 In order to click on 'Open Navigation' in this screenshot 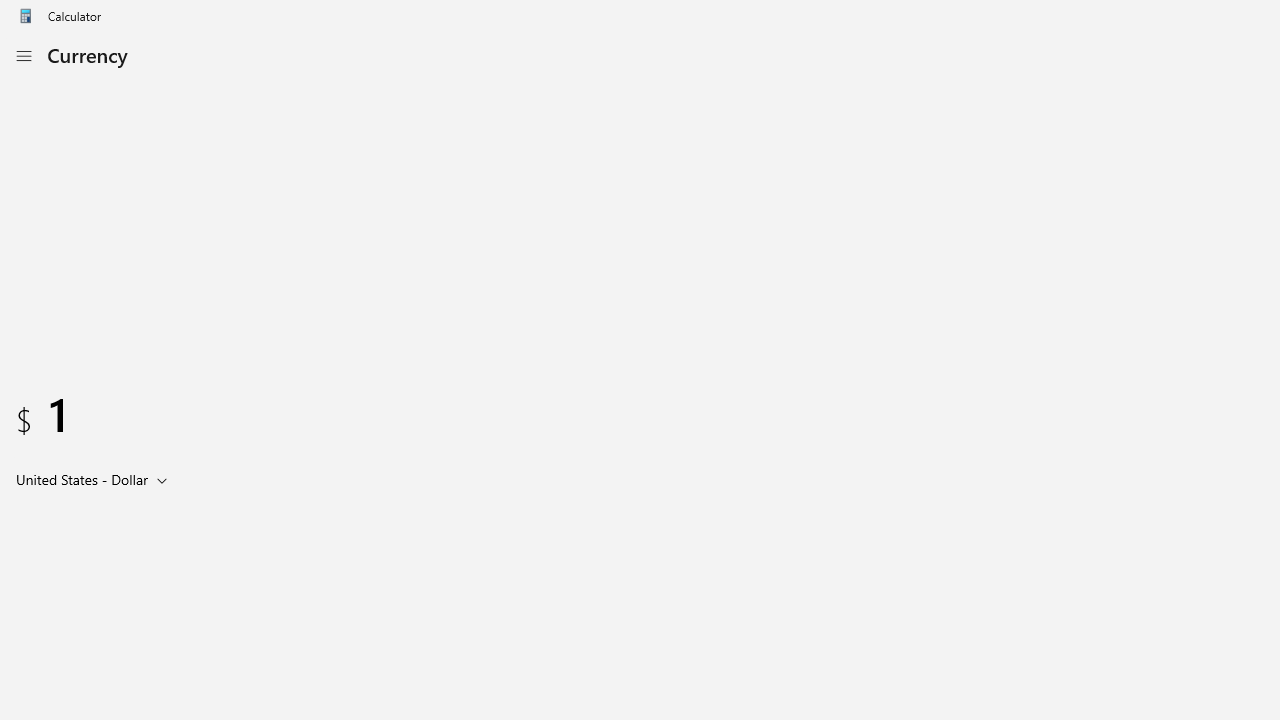, I will do `click(23, 55)`.